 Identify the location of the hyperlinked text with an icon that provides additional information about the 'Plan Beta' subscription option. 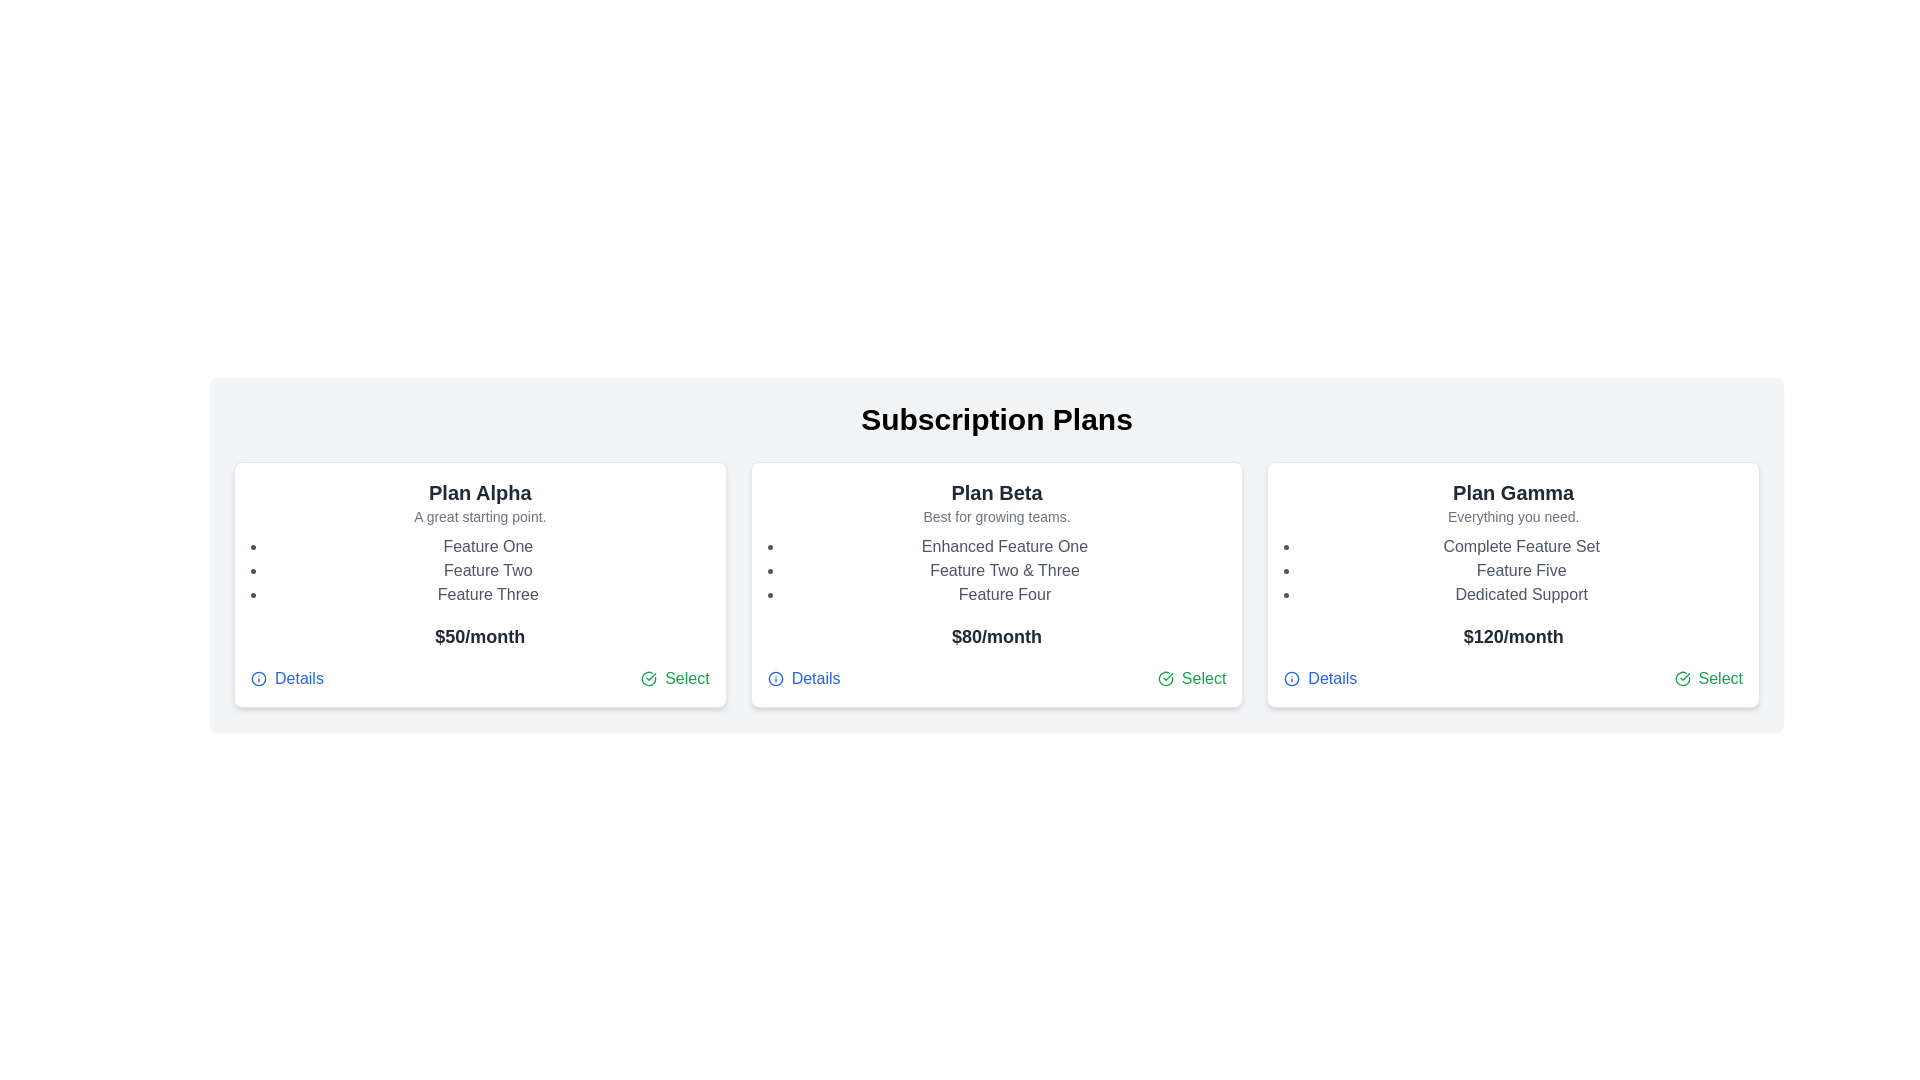
(804, 677).